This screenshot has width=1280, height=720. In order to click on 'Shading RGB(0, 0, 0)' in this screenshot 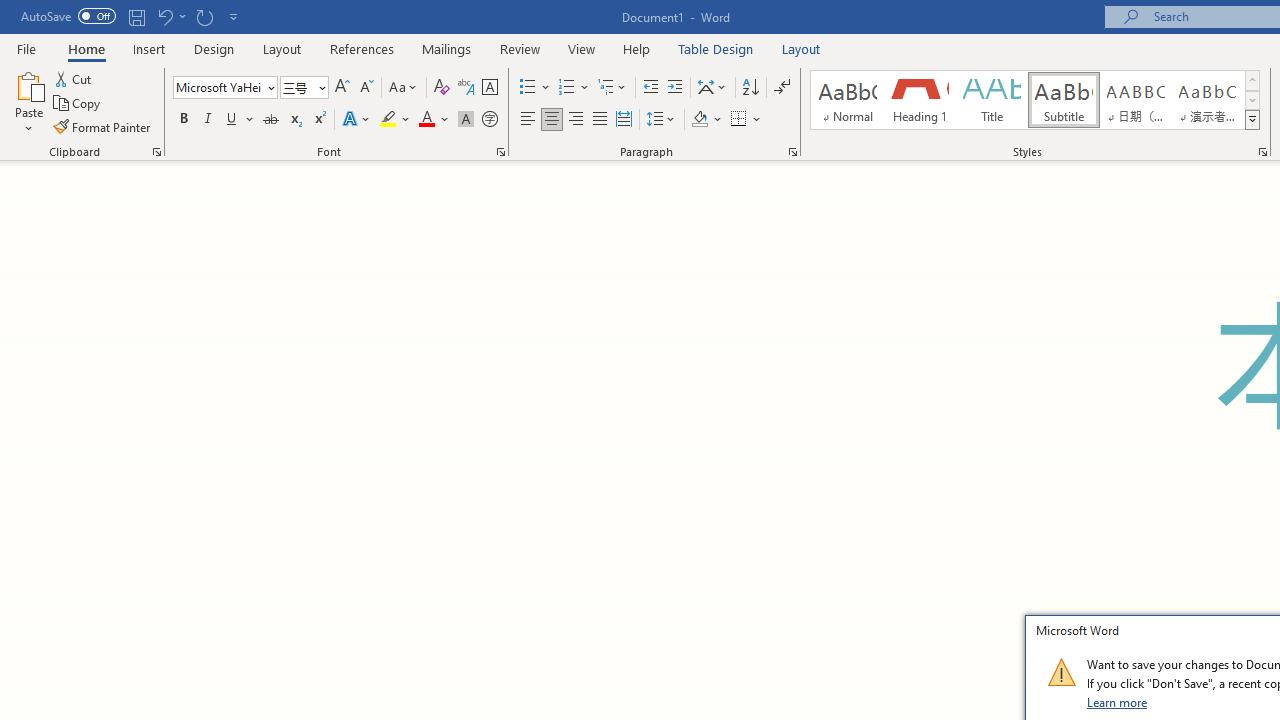, I will do `click(699, 119)`.